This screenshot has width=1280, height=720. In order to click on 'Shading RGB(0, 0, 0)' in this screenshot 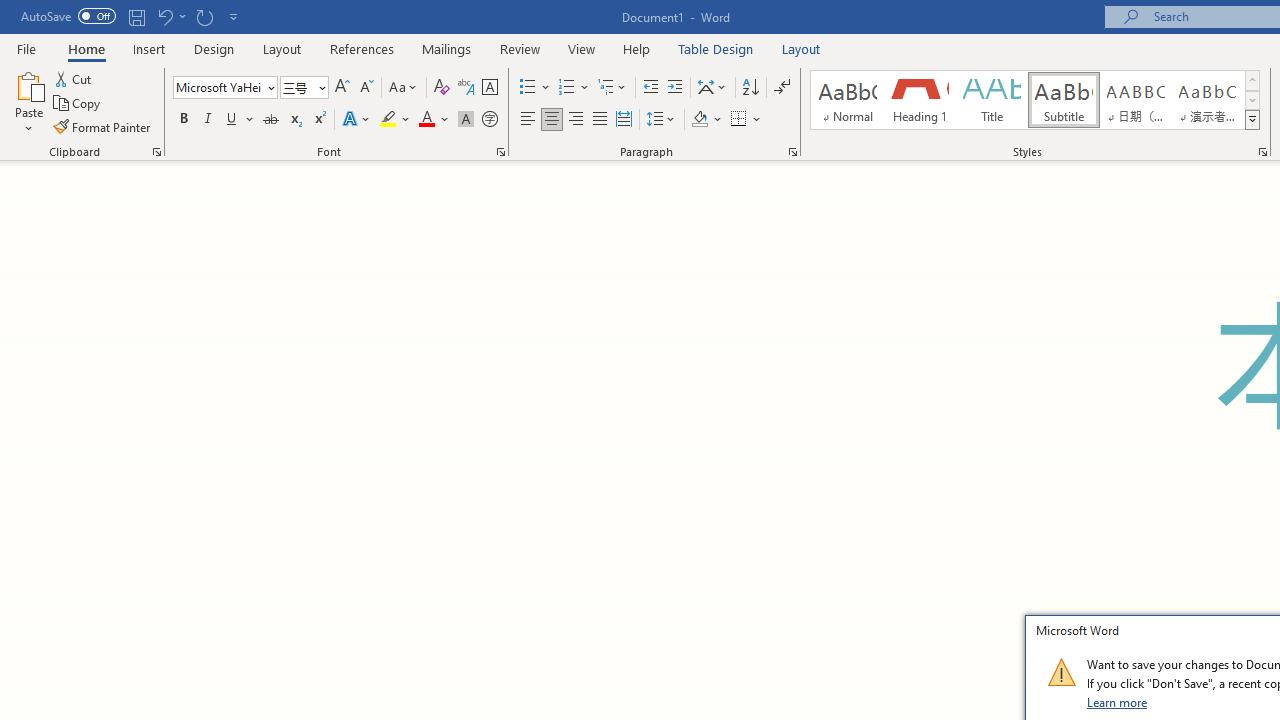, I will do `click(699, 119)`.